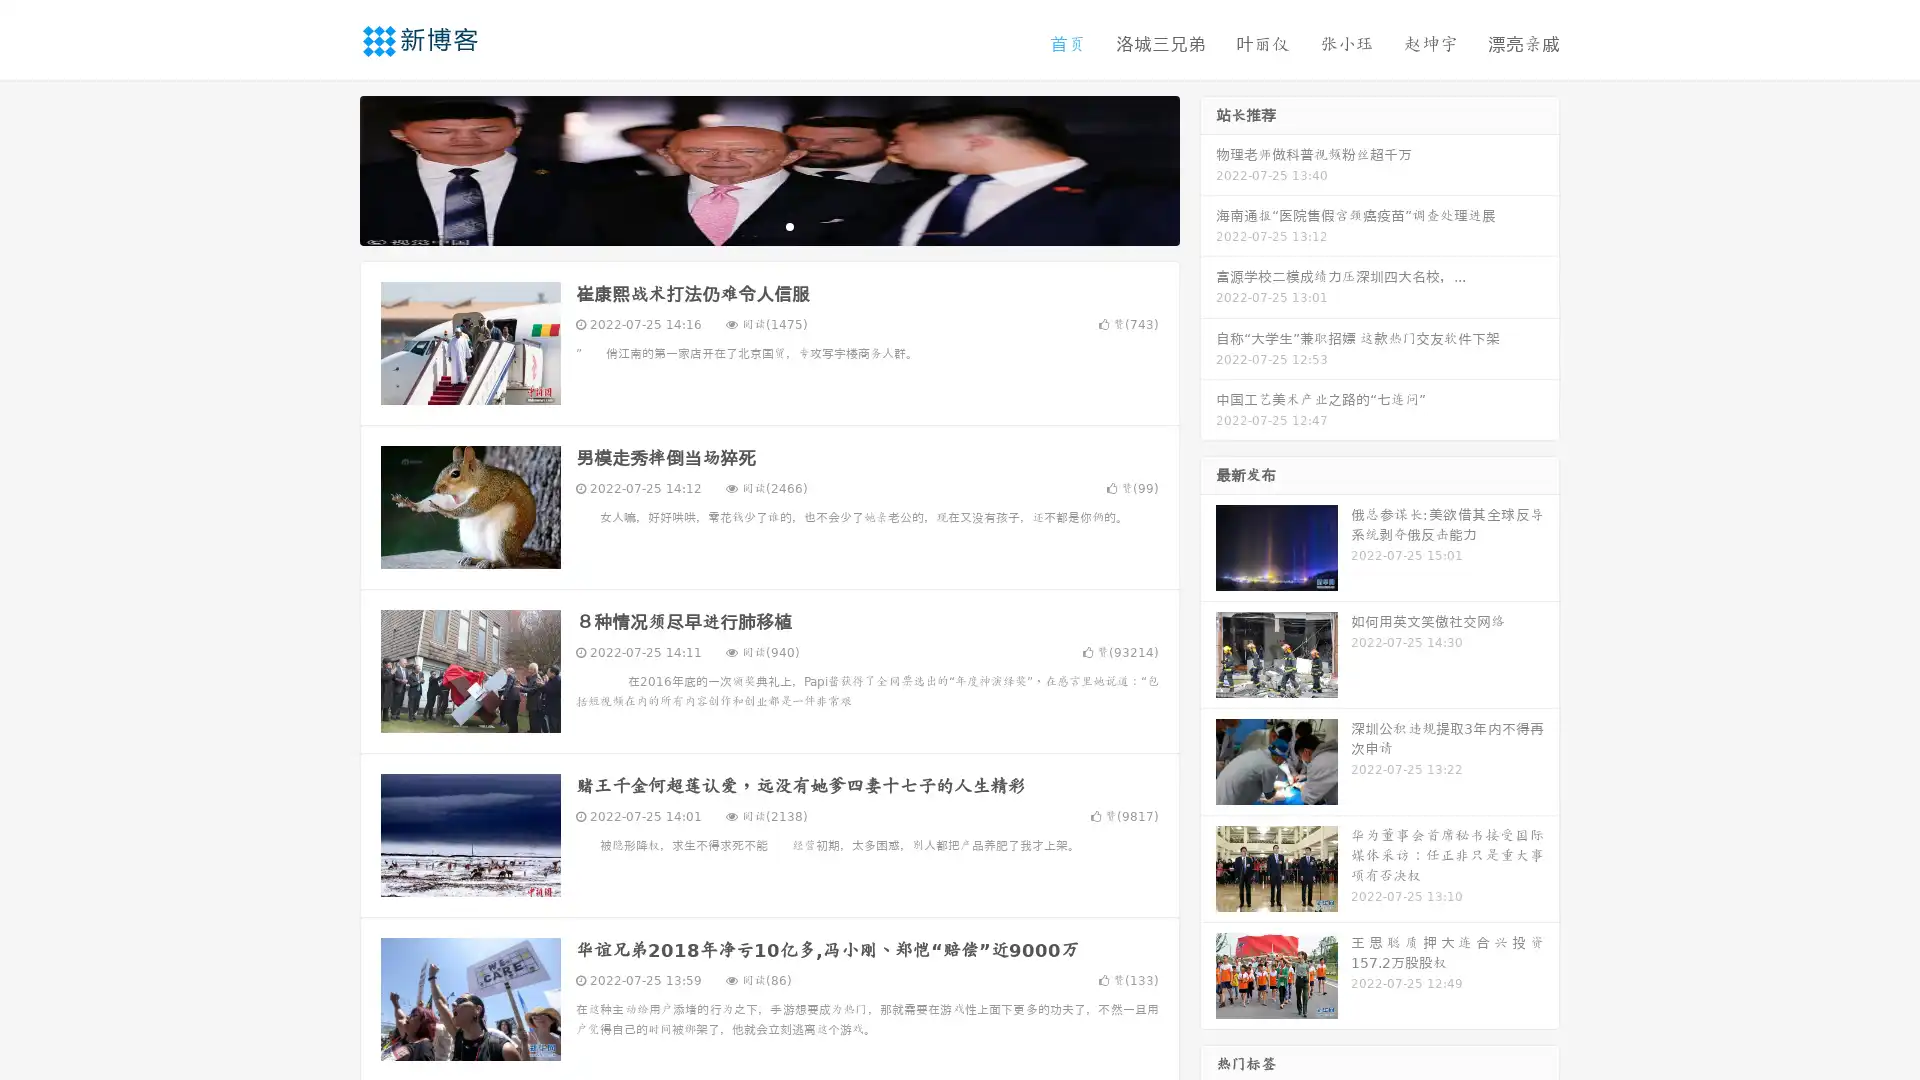 The height and width of the screenshot is (1080, 1920). I want to click on Go to slide 3, so click(789, 225).